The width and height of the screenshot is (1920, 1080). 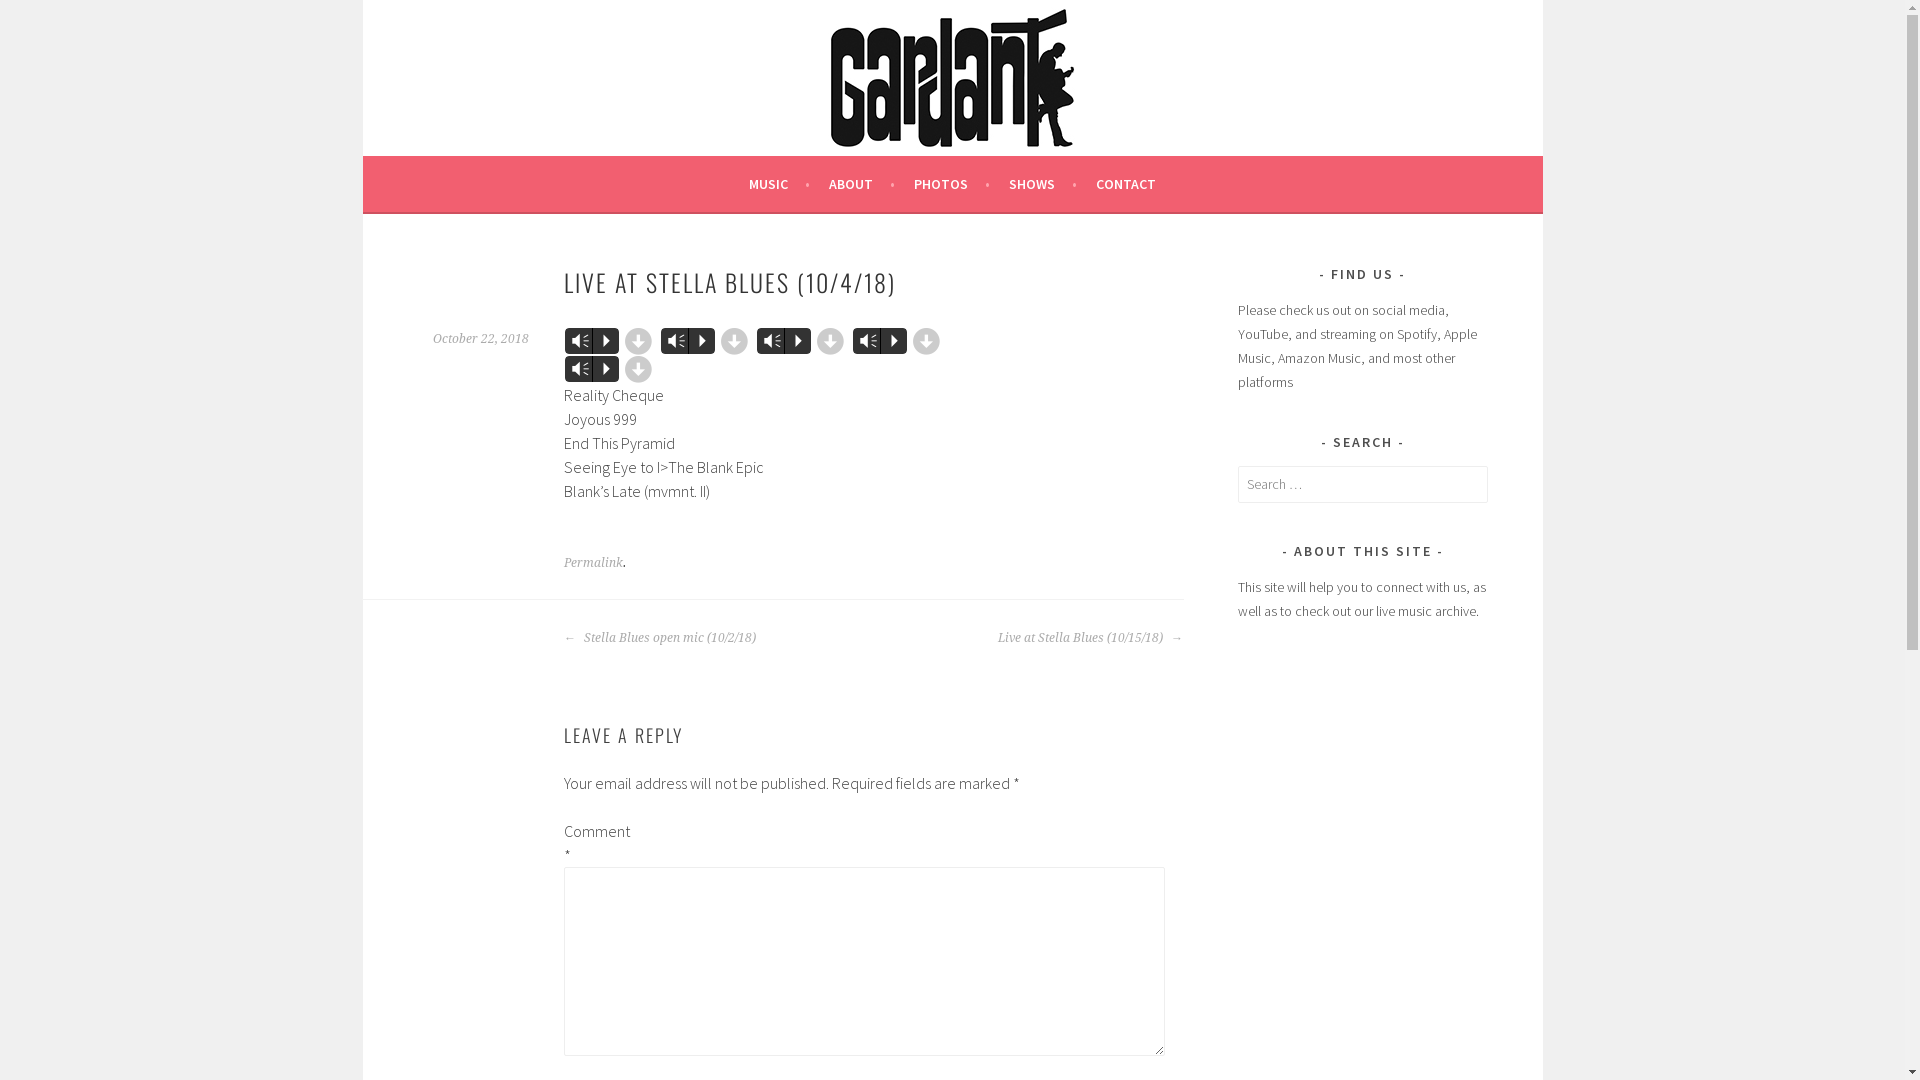 I want to click on 'MUSIC', so click(x=778, y=184).